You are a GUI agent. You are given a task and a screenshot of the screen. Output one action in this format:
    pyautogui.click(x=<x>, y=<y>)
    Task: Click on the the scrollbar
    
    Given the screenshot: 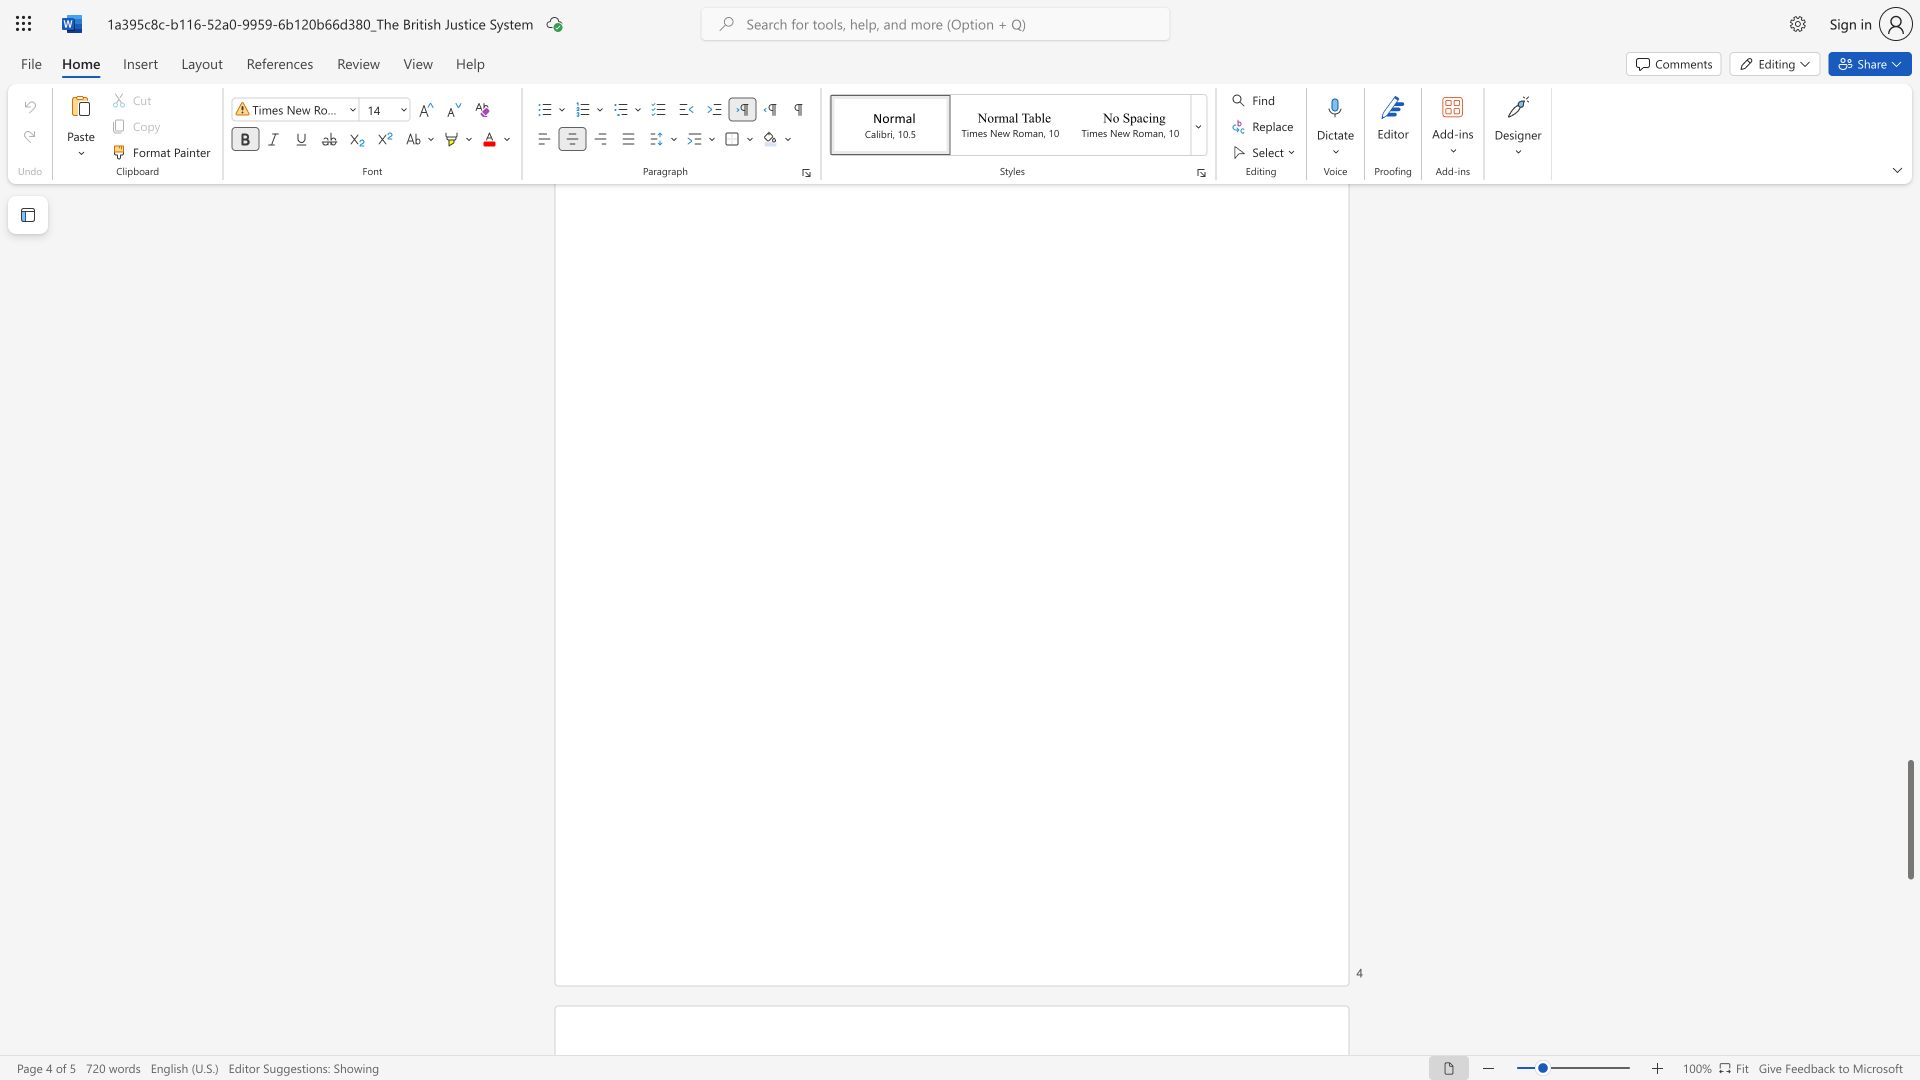 What is the action you would take?
    pyautogui.click(x=1909, y=280)
    